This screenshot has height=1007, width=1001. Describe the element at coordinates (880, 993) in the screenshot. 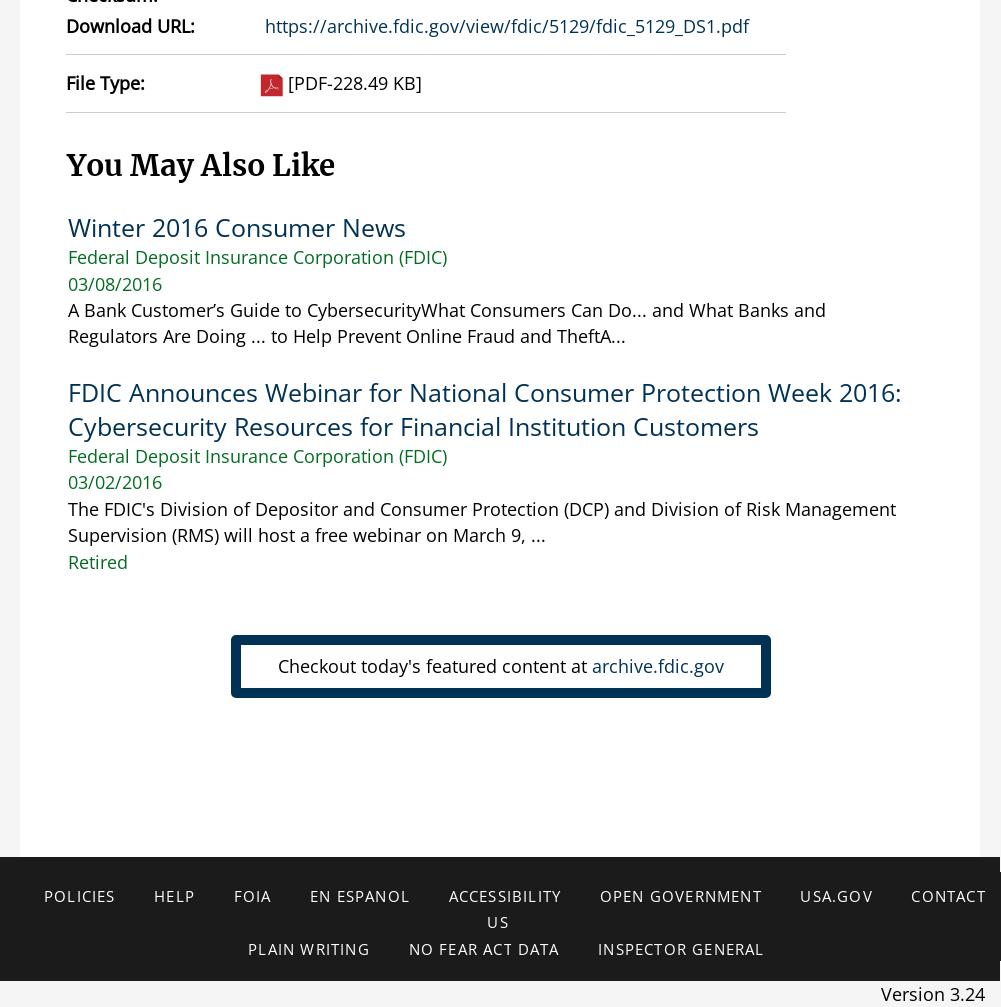

I see `'Version 3.24'` at that location.